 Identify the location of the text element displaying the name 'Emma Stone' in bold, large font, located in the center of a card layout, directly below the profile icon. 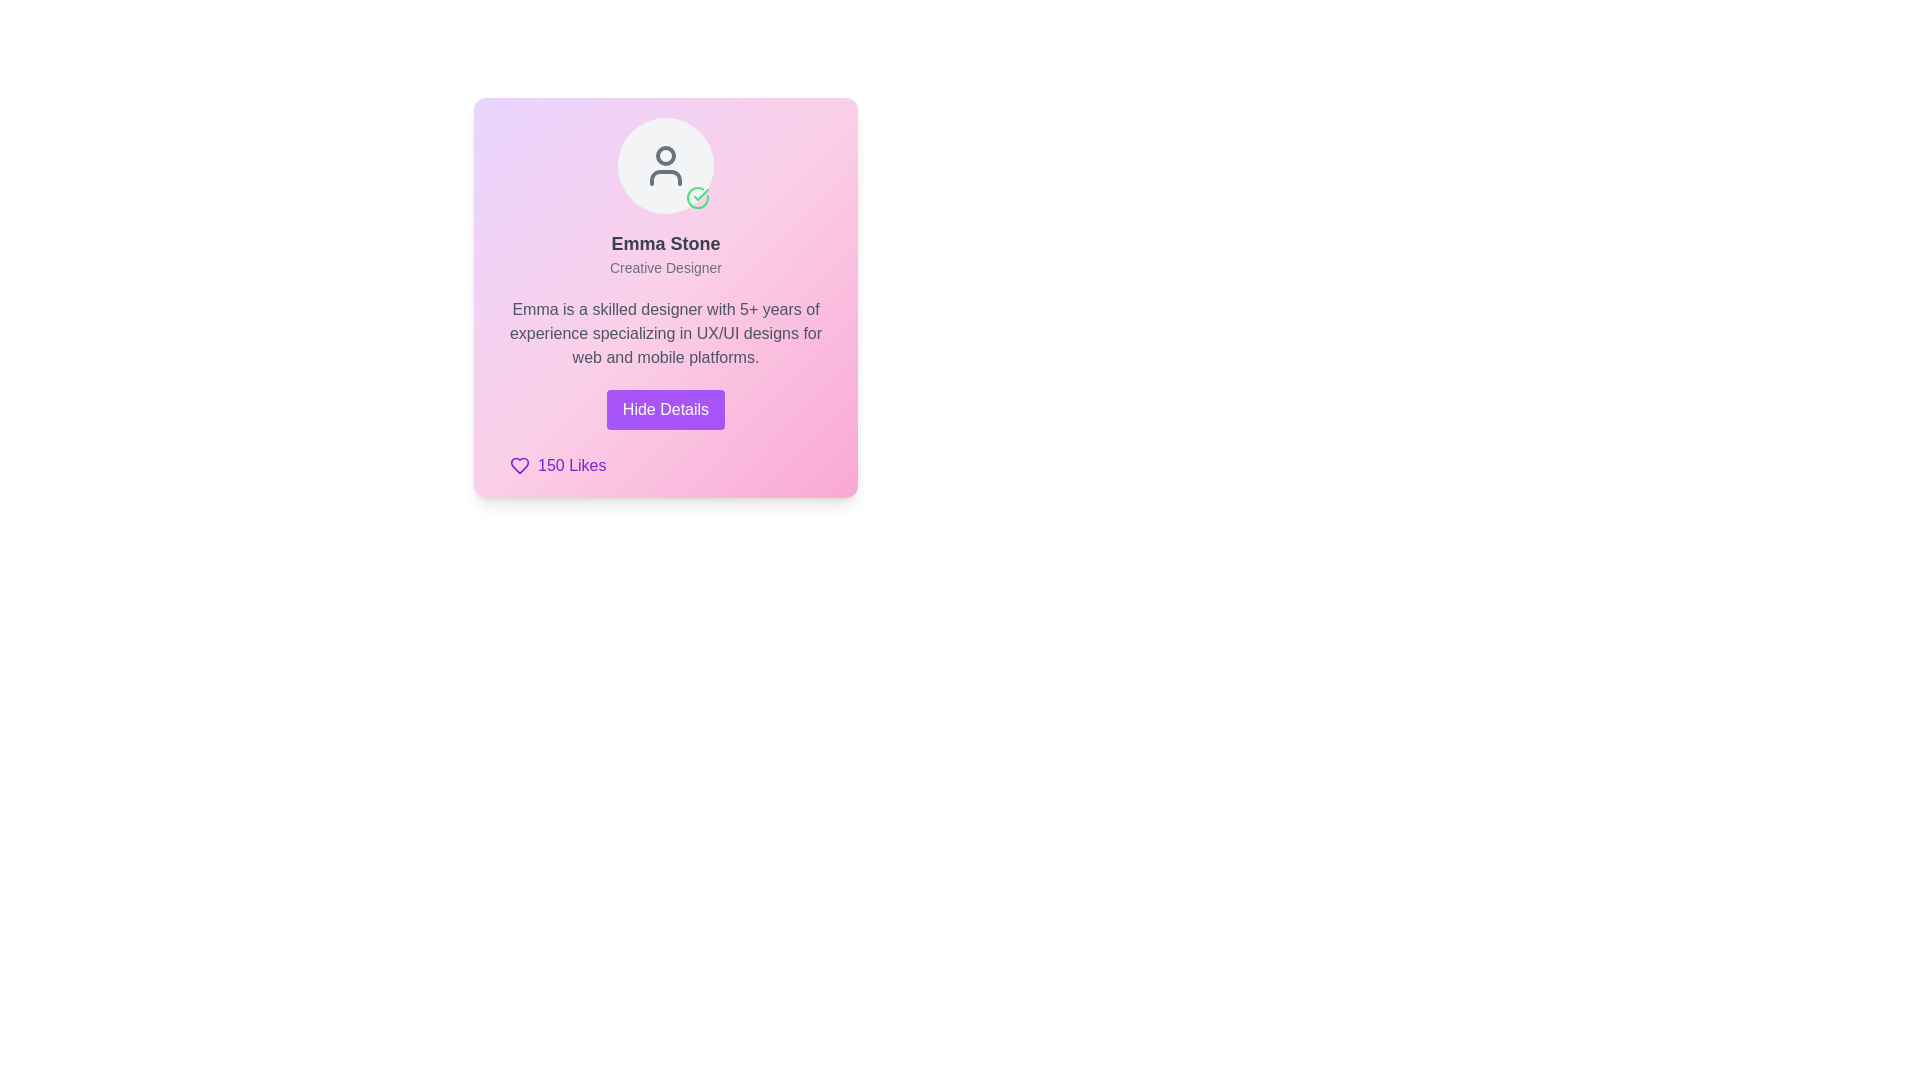
(666, 242).